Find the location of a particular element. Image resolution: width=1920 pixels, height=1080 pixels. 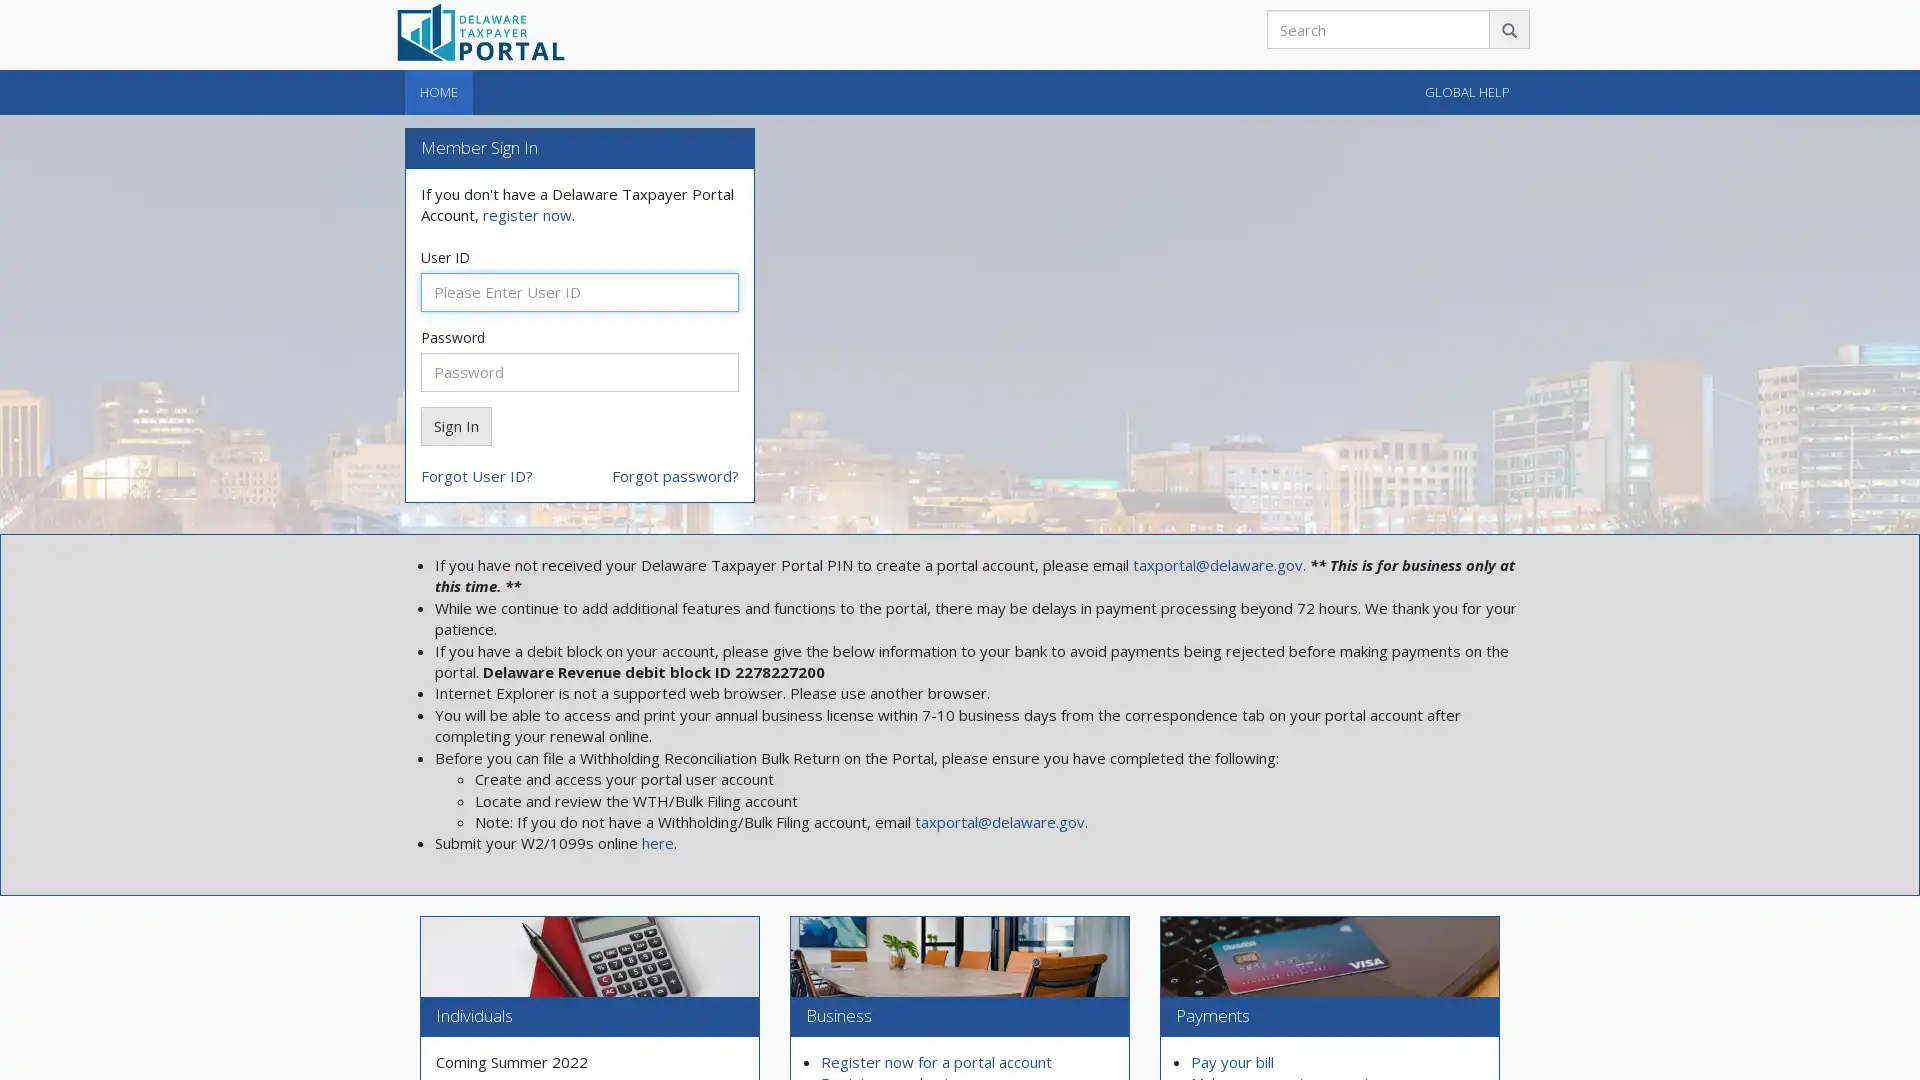

Sign In is located at coordinates (455, 424).